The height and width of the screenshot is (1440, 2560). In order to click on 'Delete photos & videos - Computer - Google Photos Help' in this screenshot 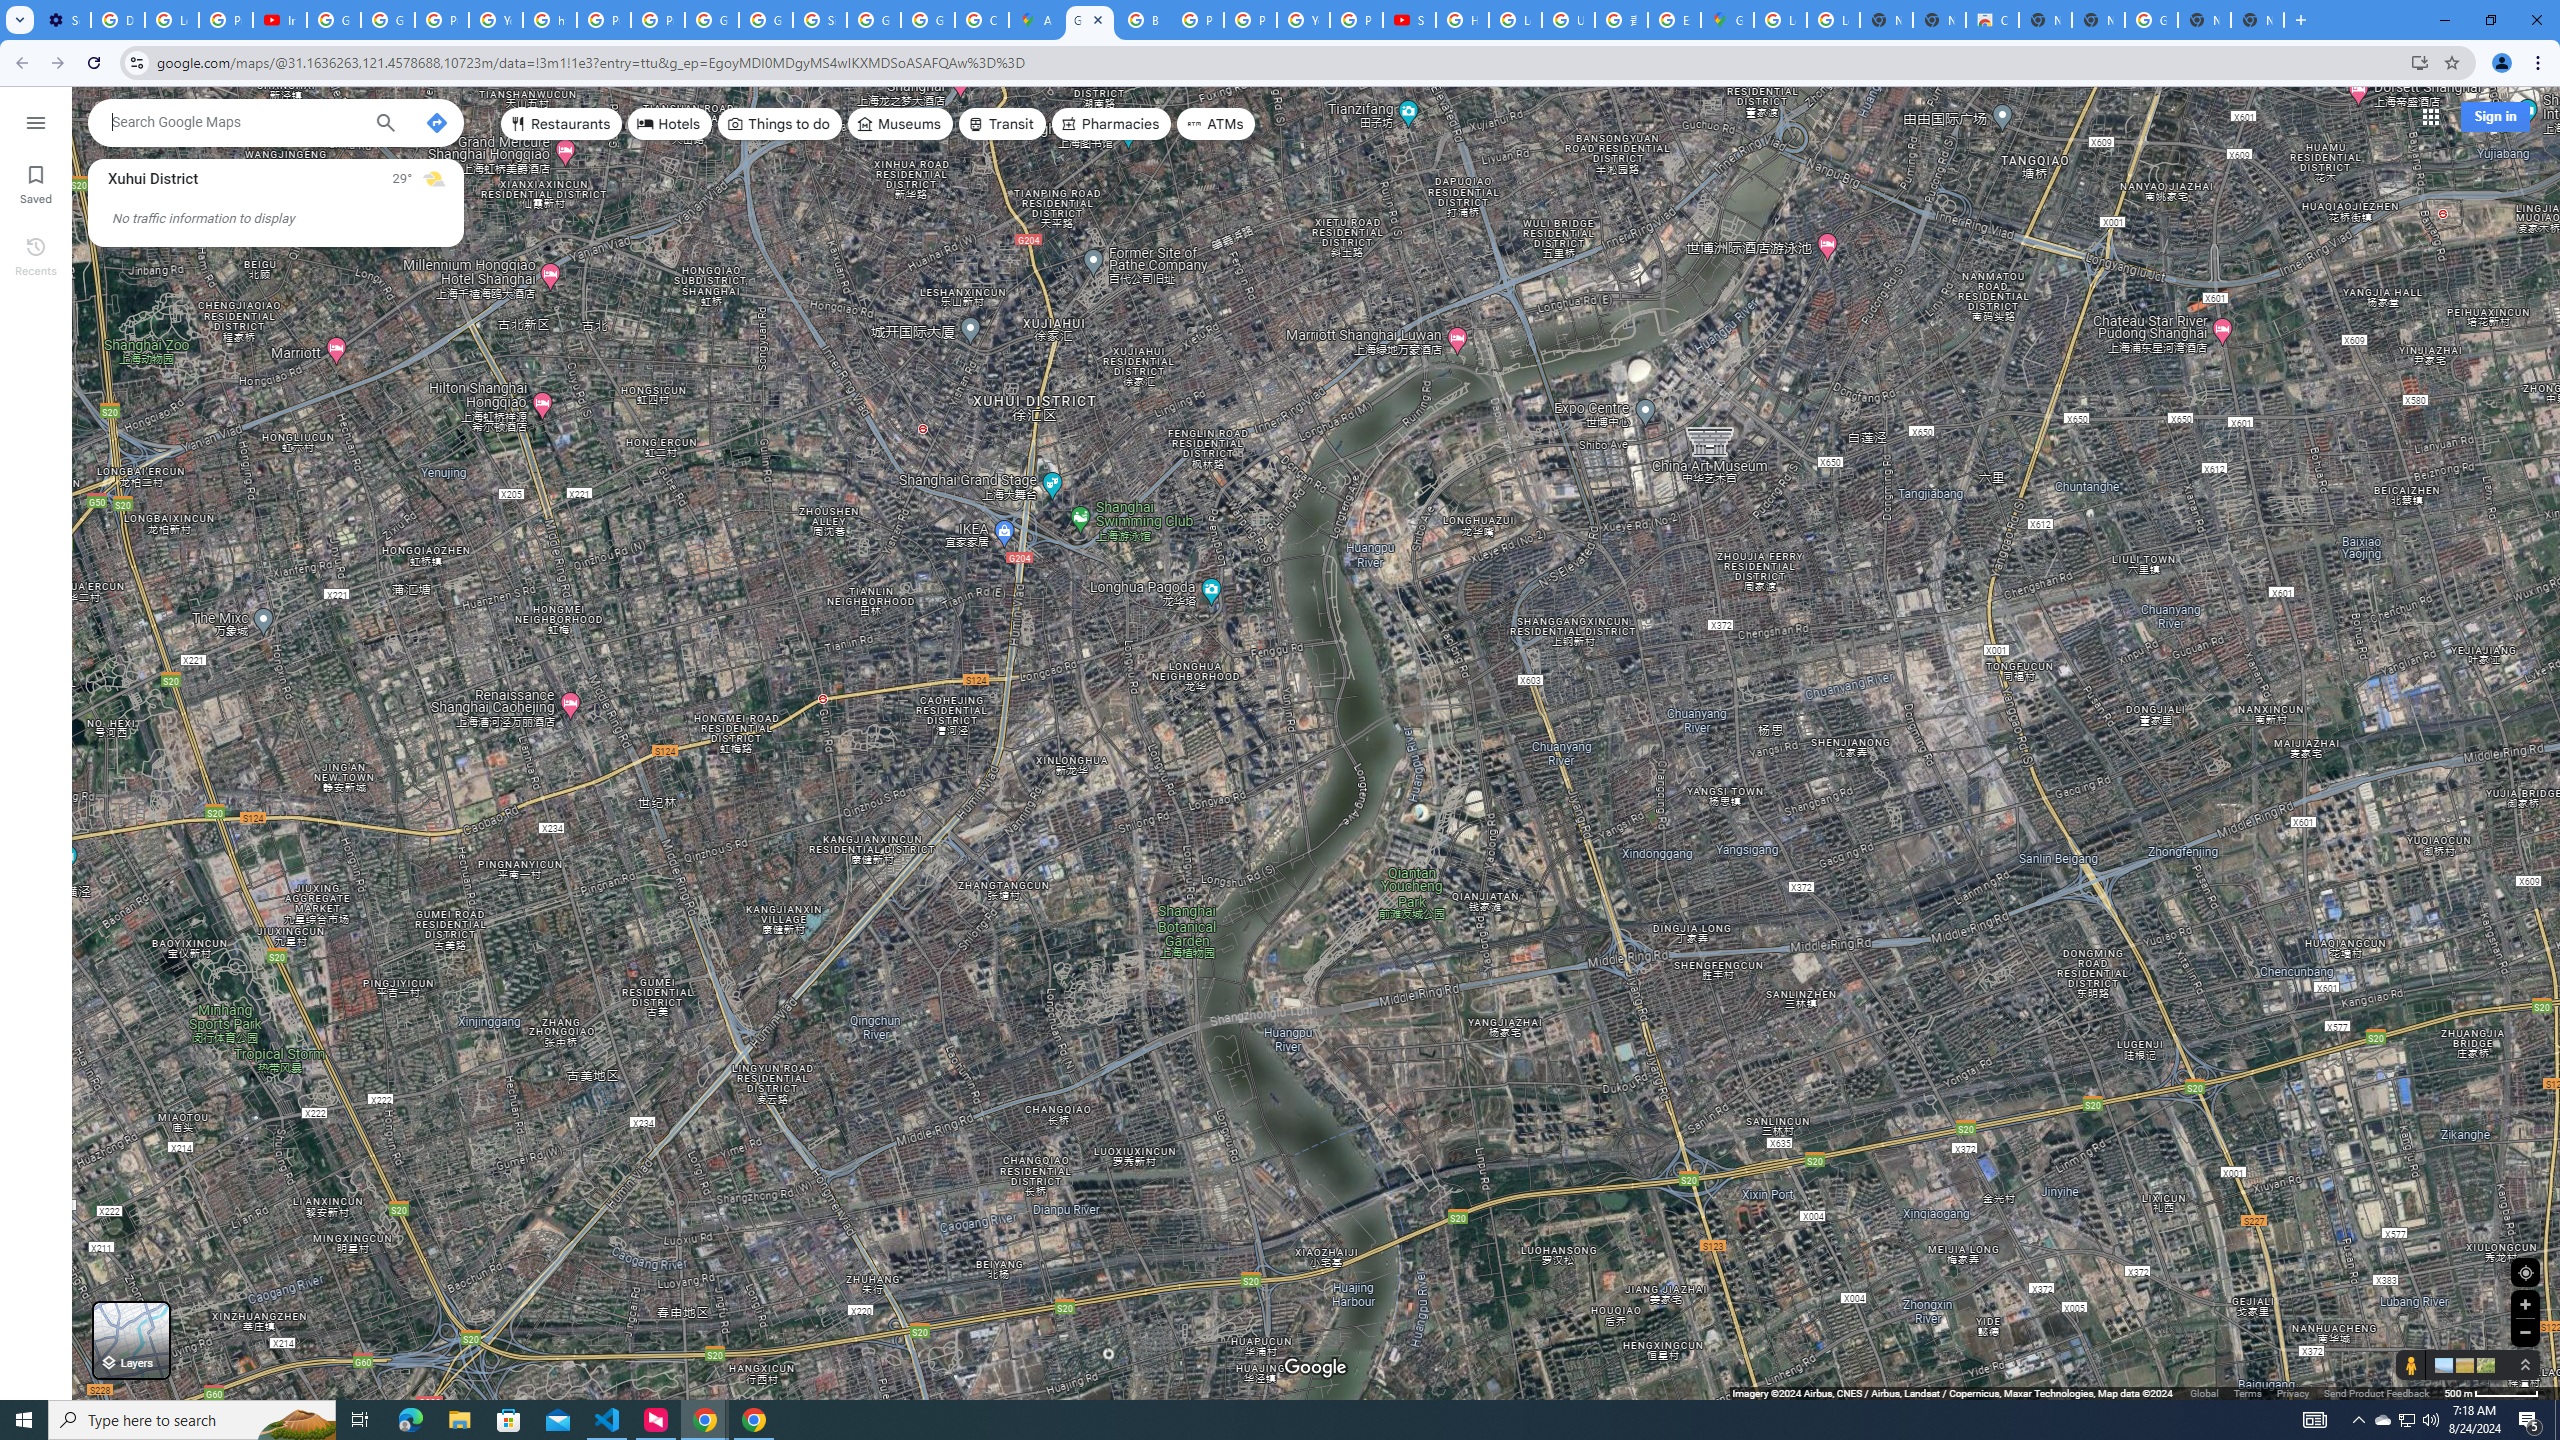, I will do `click(117, 19)`.